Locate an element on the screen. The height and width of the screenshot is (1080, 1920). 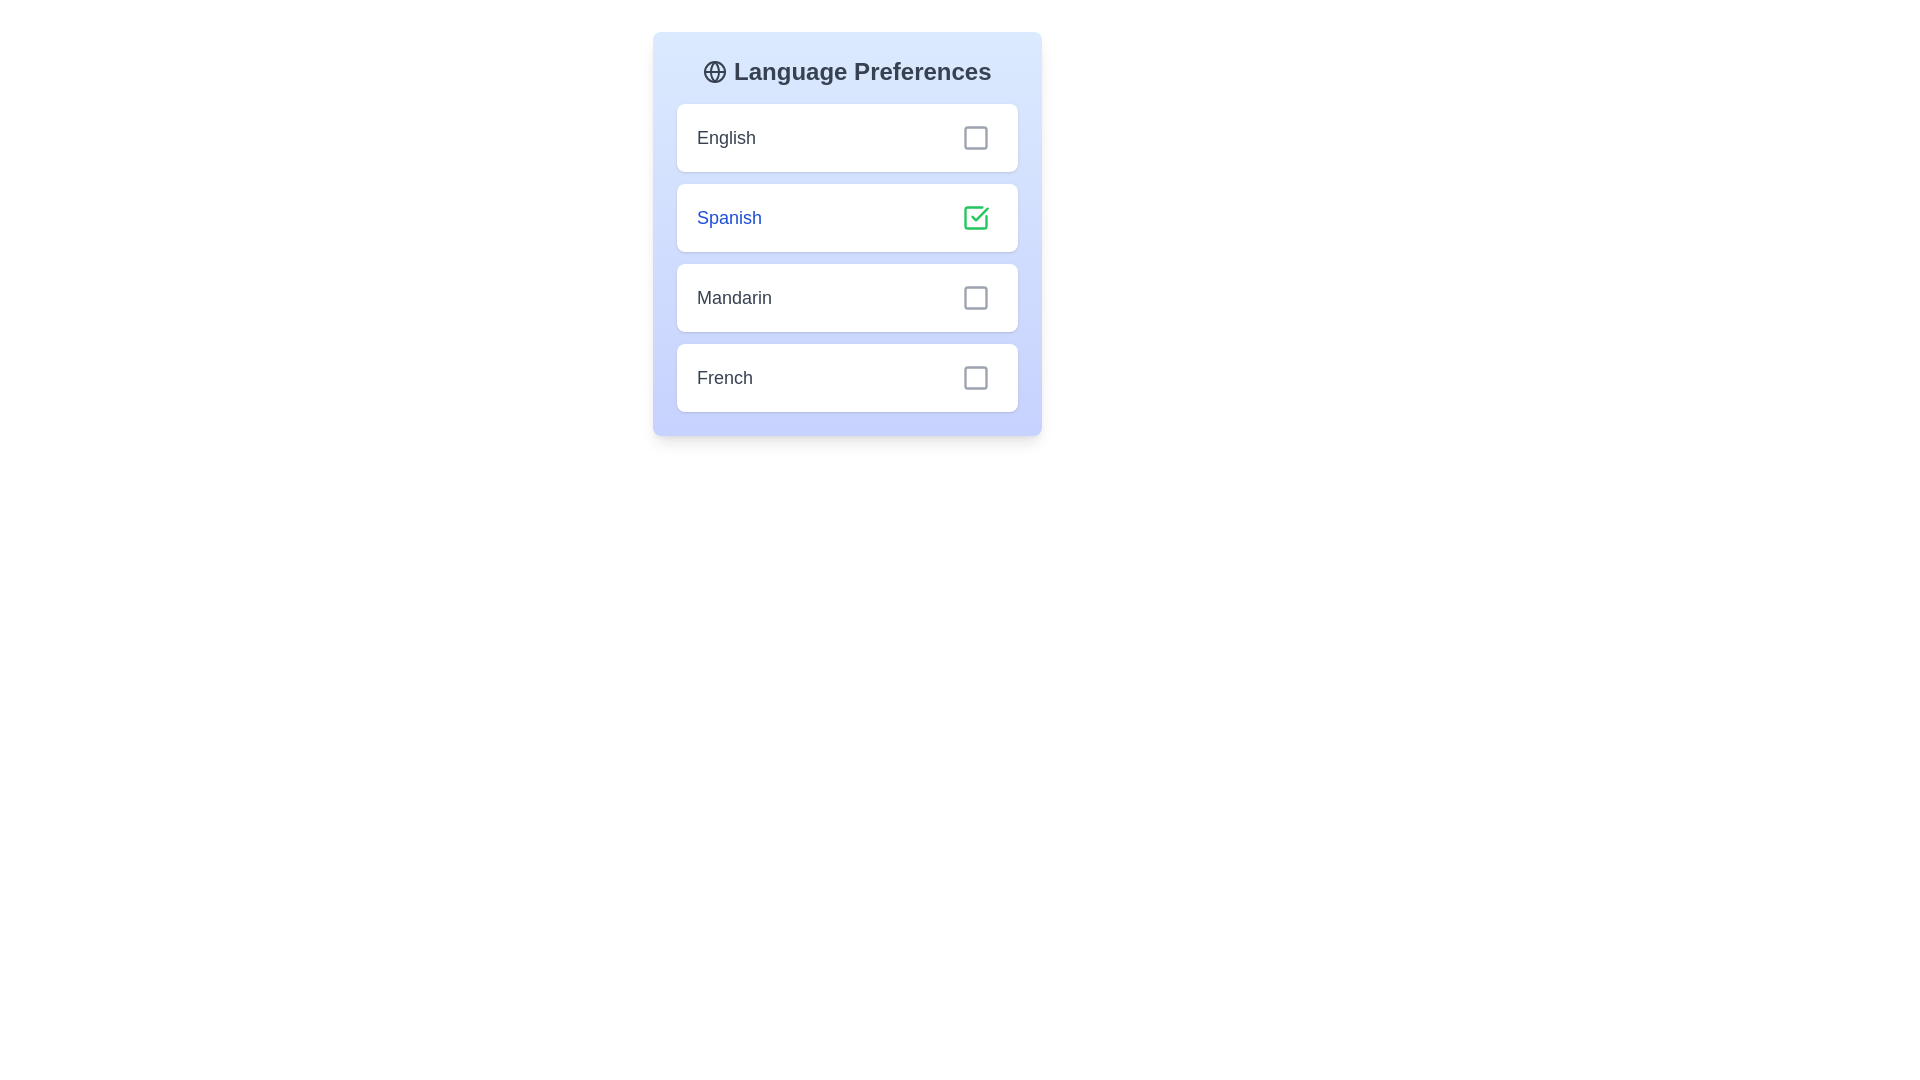
the toggle button is located at coordinates (975, 378).